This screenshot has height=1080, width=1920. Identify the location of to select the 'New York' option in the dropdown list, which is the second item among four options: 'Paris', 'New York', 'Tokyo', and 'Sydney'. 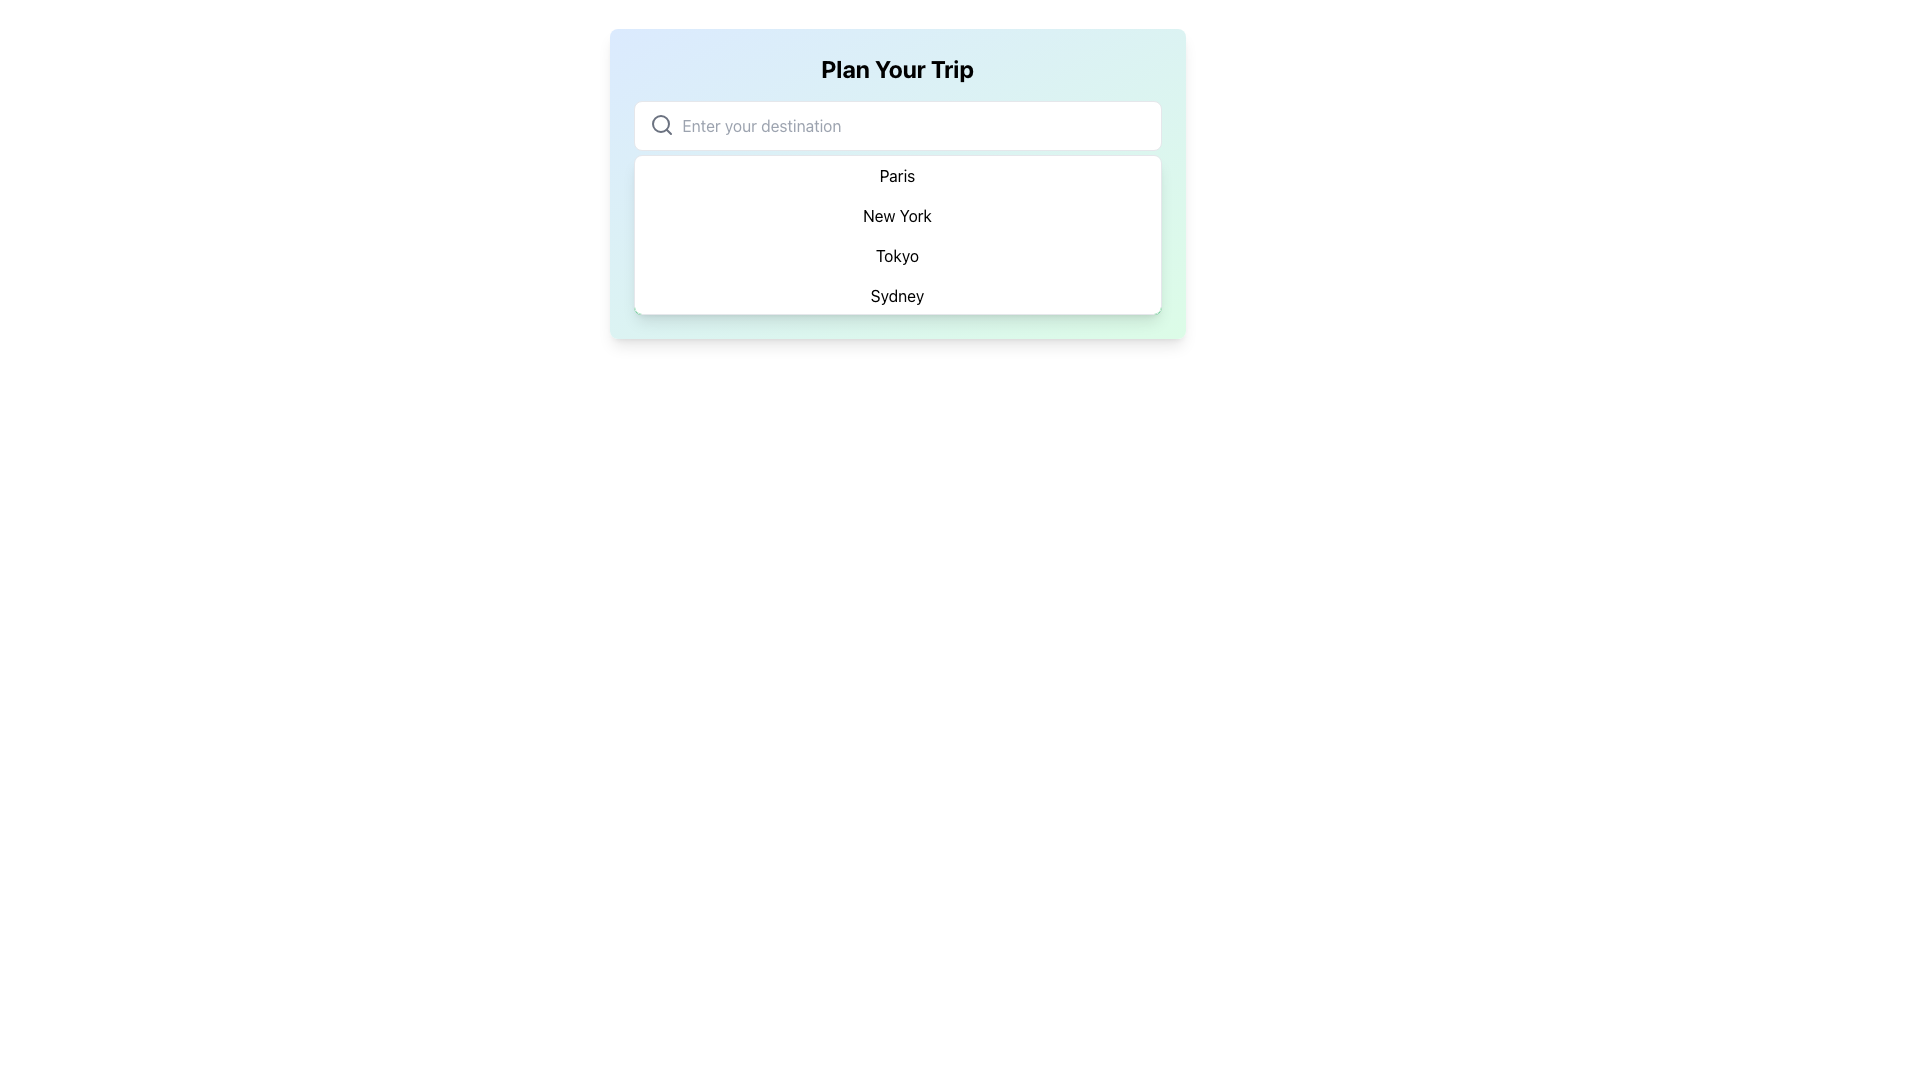
(896, 216).